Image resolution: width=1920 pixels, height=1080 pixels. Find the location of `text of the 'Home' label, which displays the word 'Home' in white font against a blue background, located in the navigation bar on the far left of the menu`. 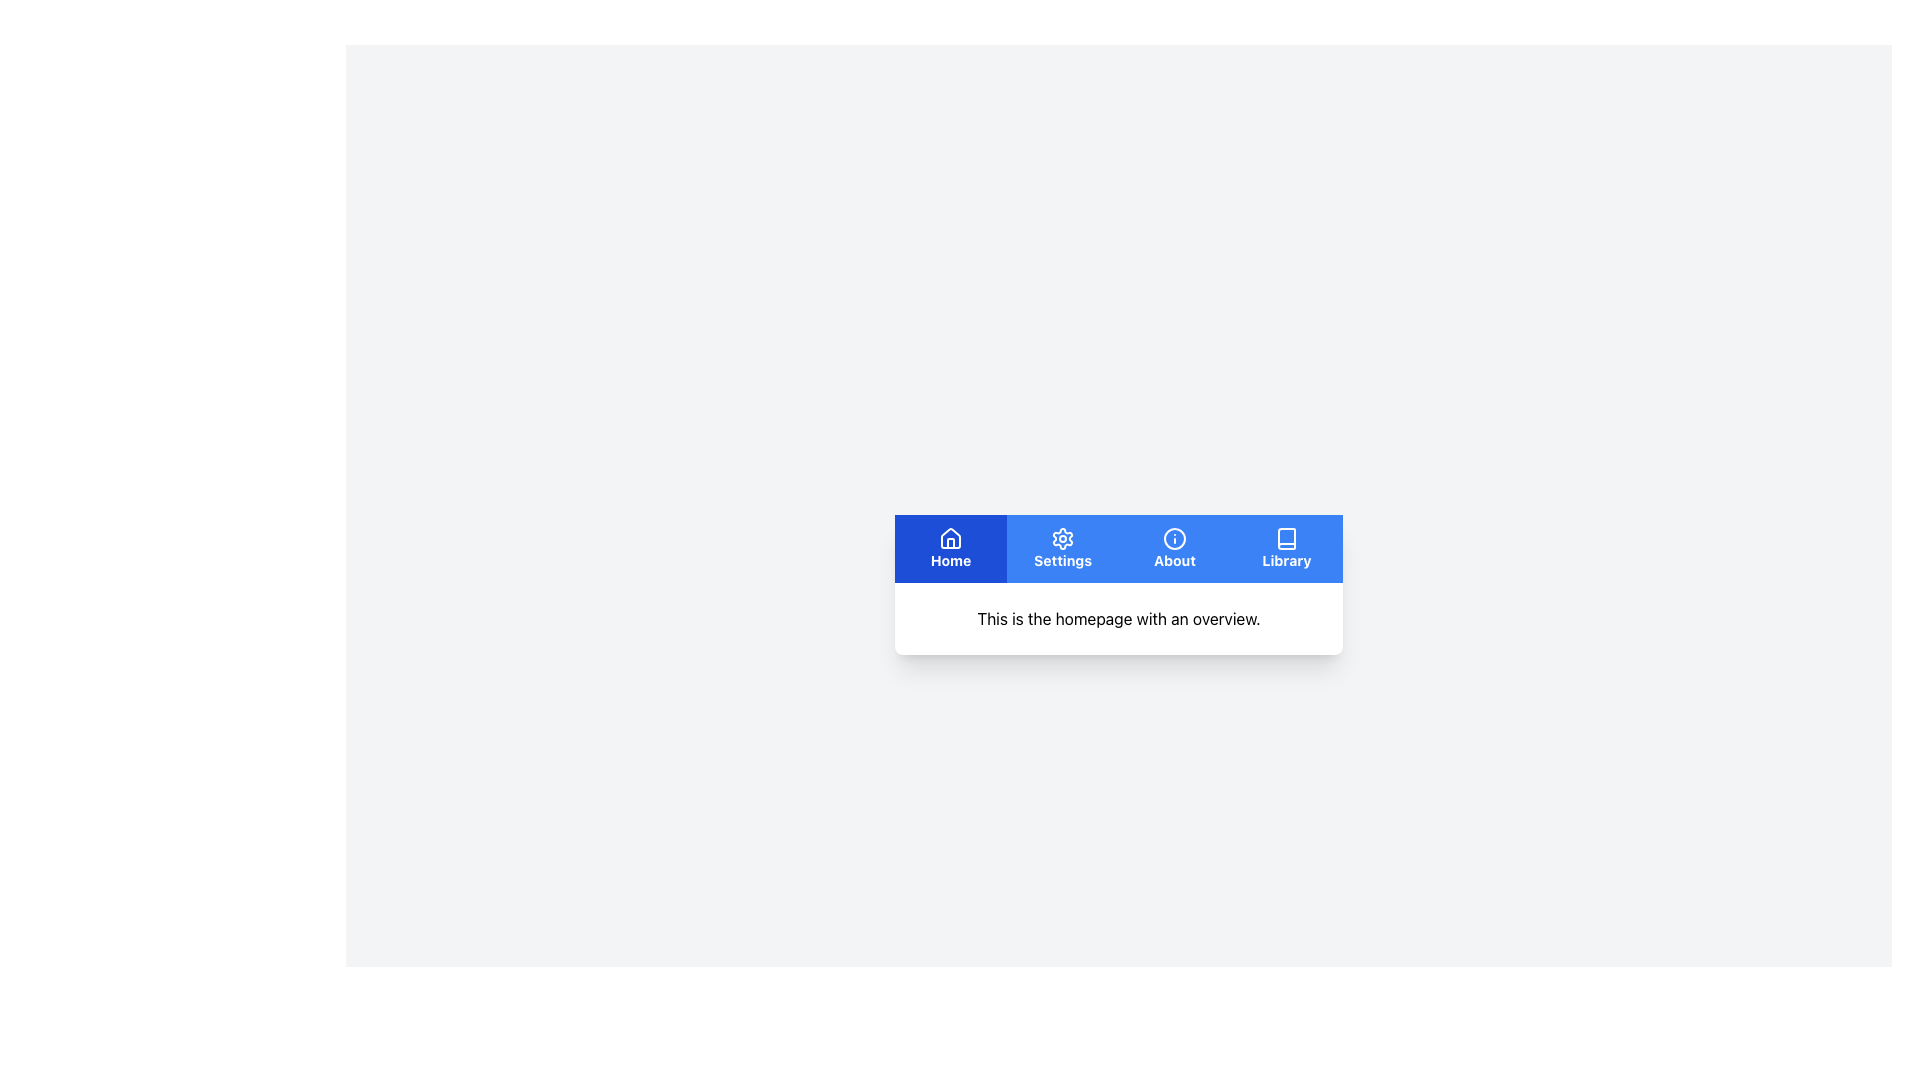

text of the 'Home' label, which displays the word 'Home' in white font against a blue background, located in the navigation bar on the far left of the menu is located at coordinates (949, 560).